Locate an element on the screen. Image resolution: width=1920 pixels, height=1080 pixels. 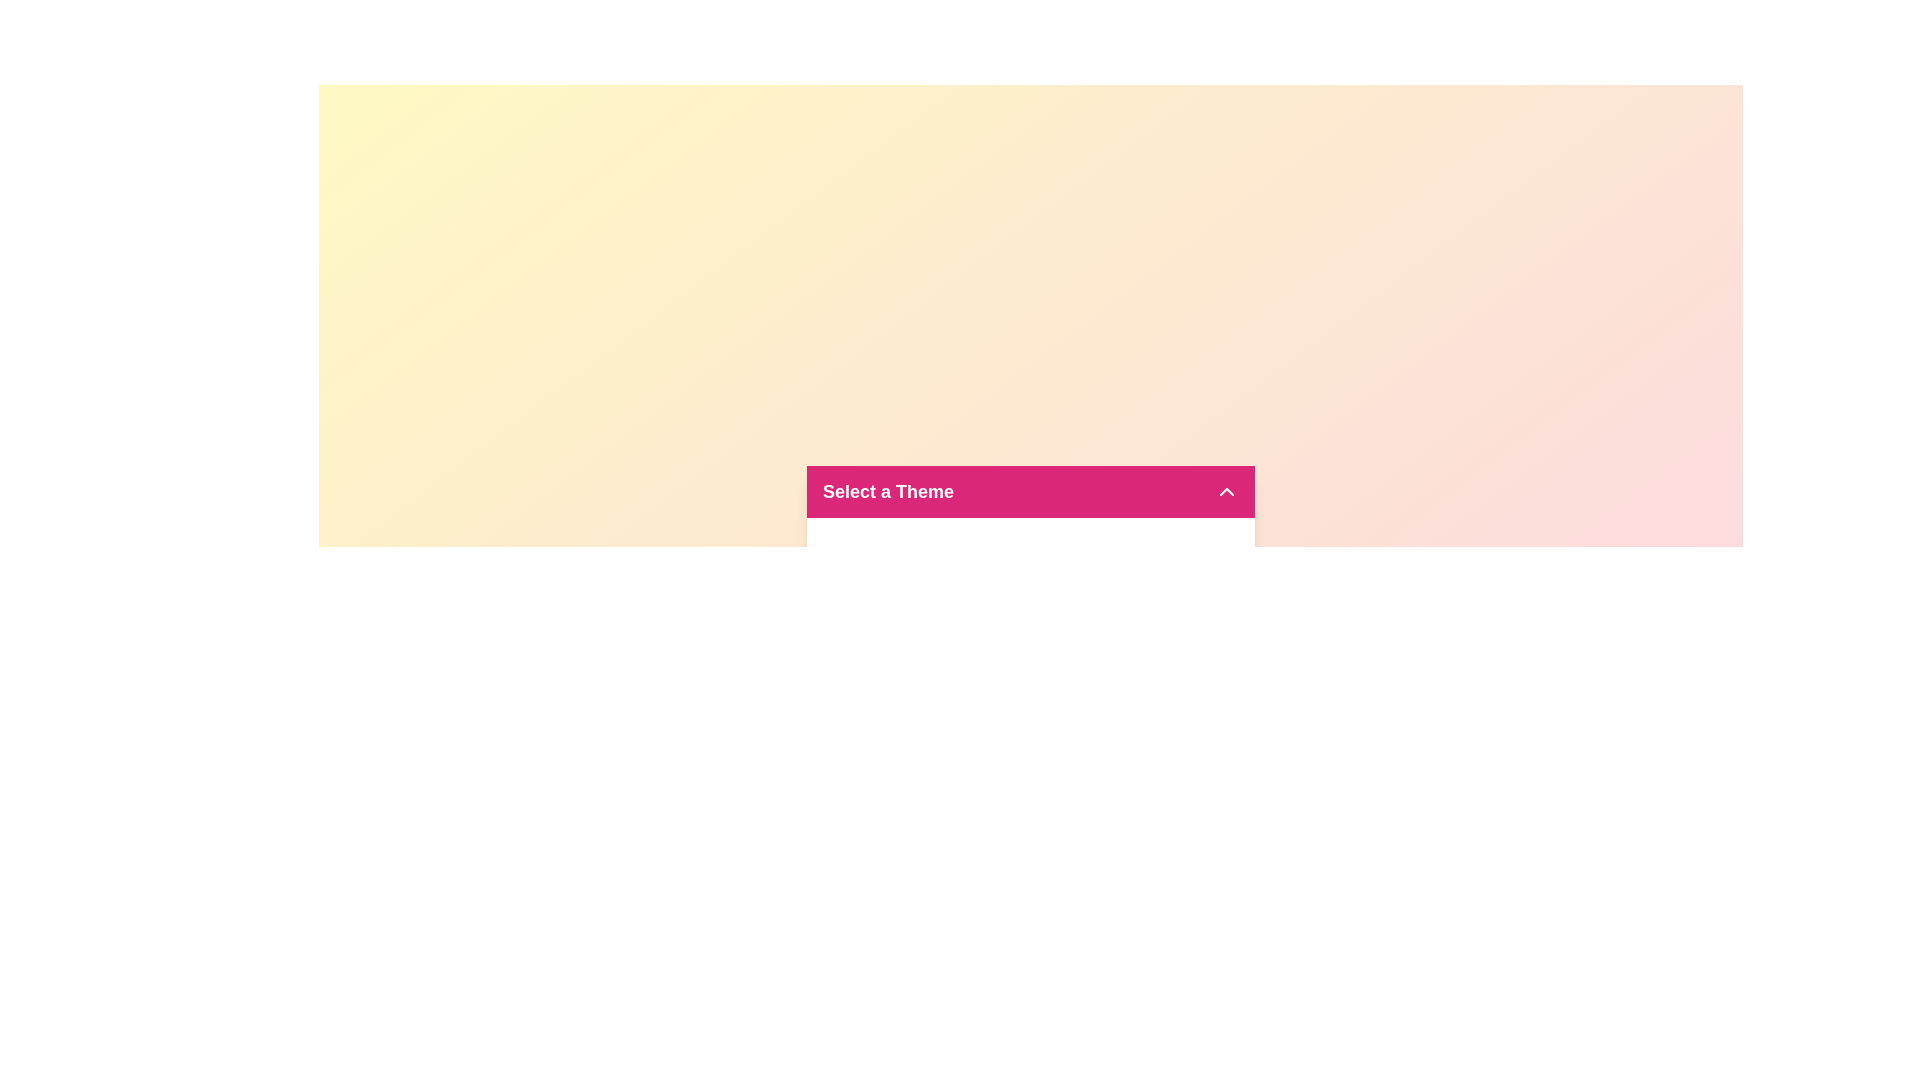
the dropdown icon to toggle the menu state is located at coordinates (1226, 492).